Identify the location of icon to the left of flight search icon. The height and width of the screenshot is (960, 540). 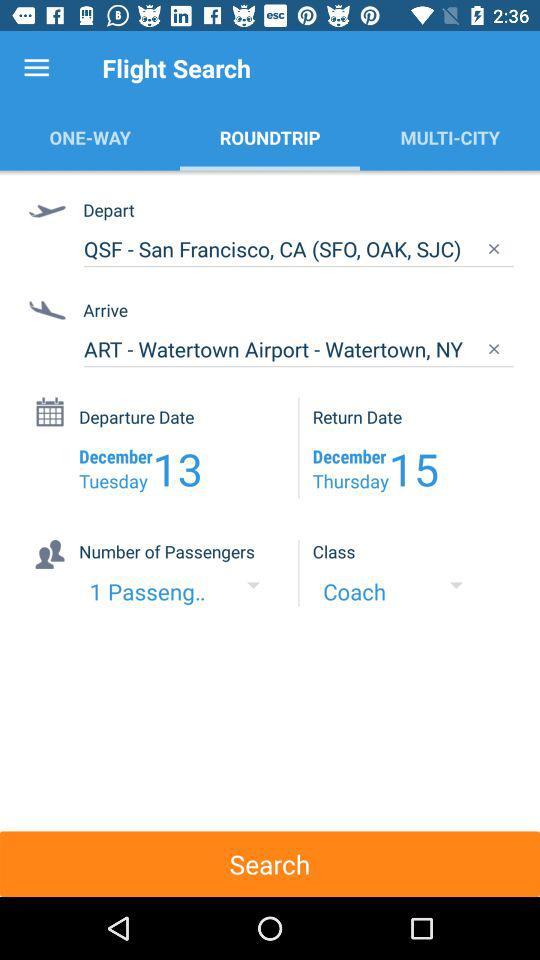
(36, 68).